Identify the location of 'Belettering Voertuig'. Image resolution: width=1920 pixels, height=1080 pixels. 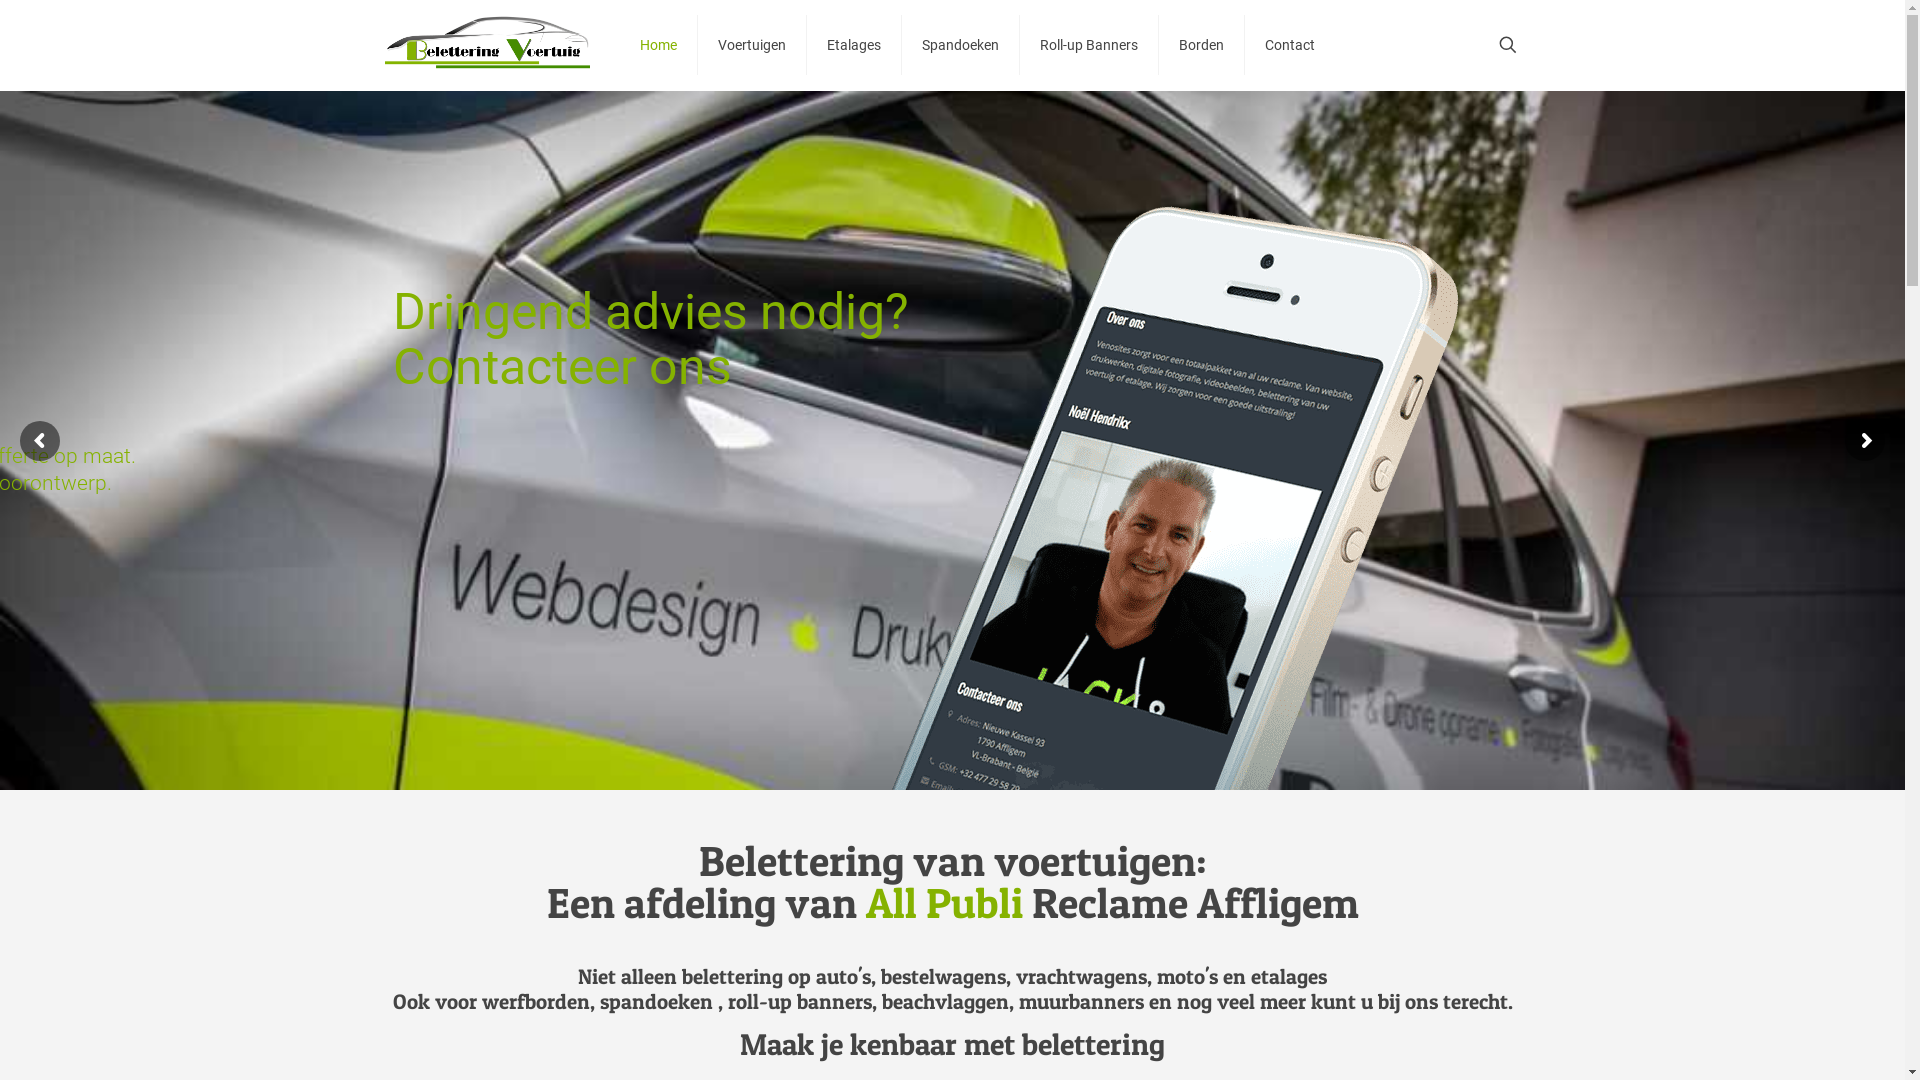
(486, 45).